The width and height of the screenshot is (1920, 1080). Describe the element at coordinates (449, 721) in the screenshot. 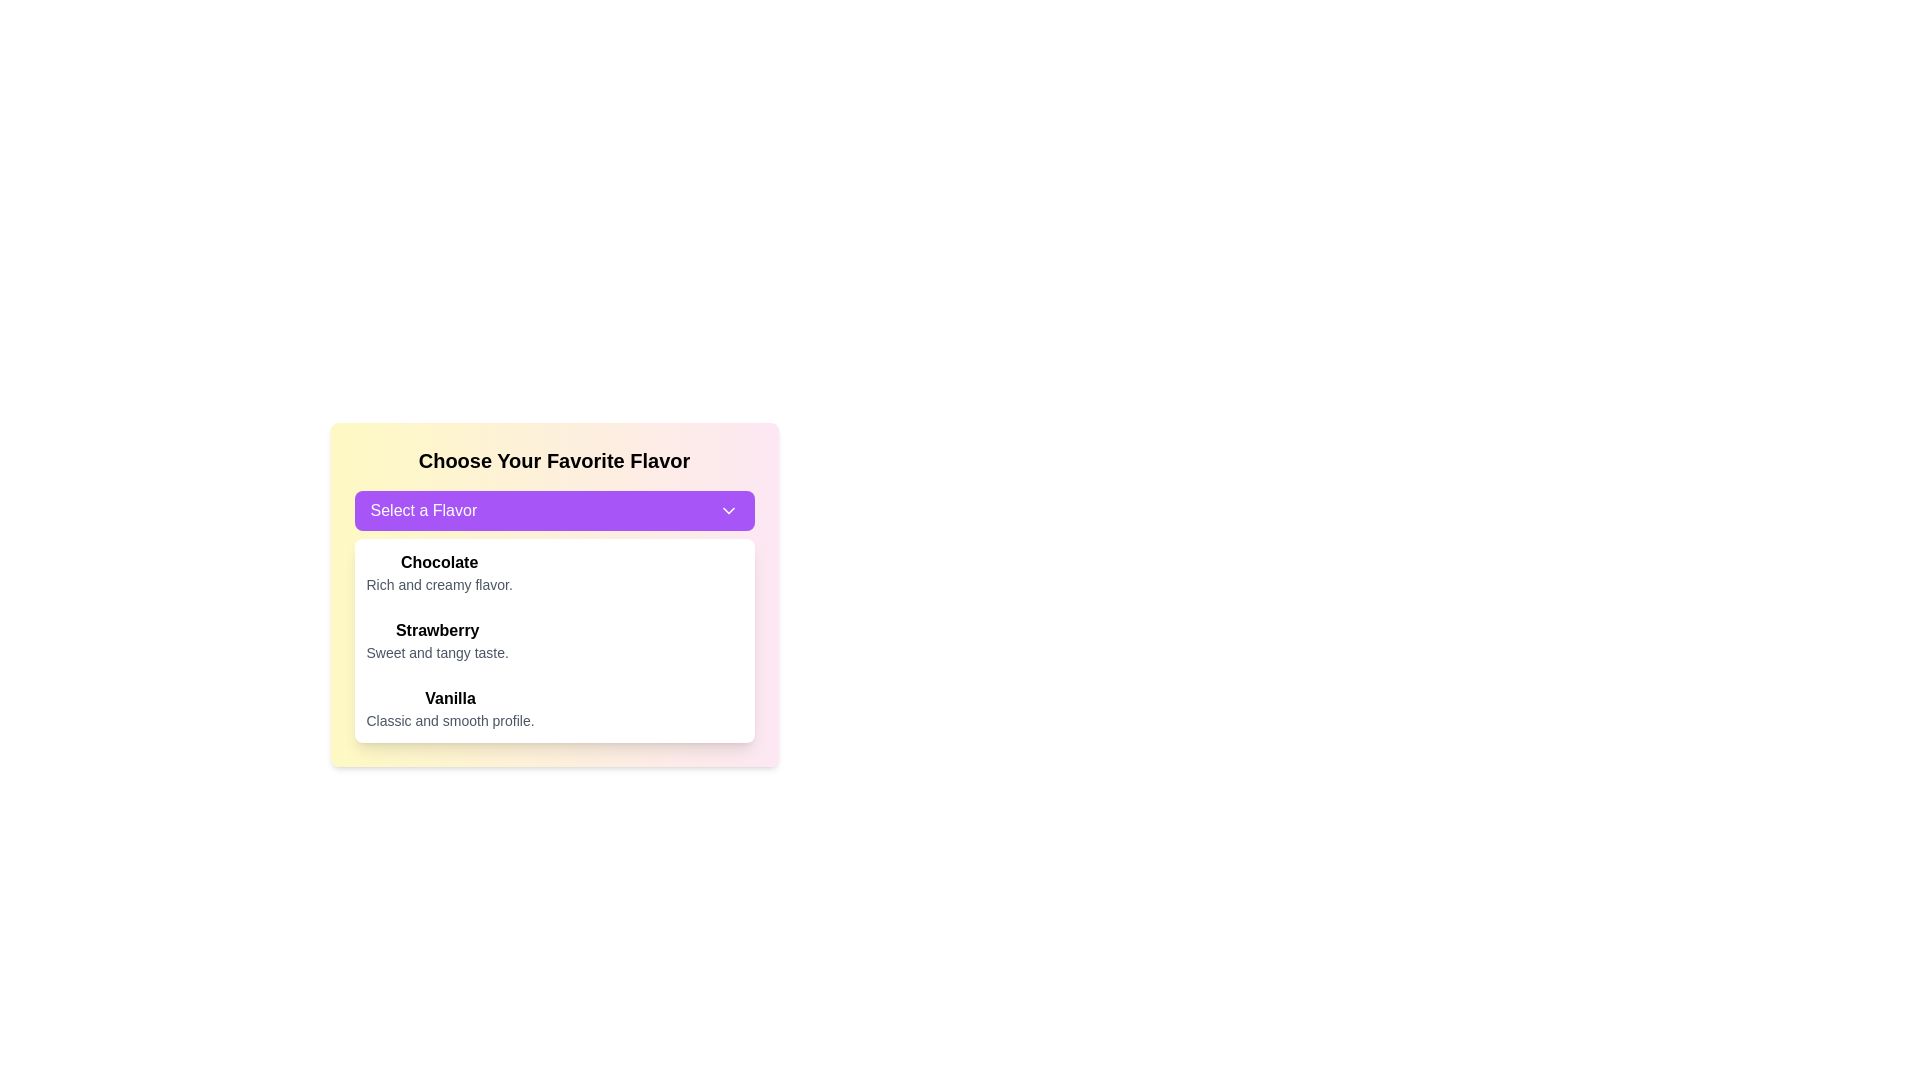

I see `descriptive text label located under the 'Vanilla' flavor option in the dropdown menu, styled in a smaller, lighter gray font` at that location.